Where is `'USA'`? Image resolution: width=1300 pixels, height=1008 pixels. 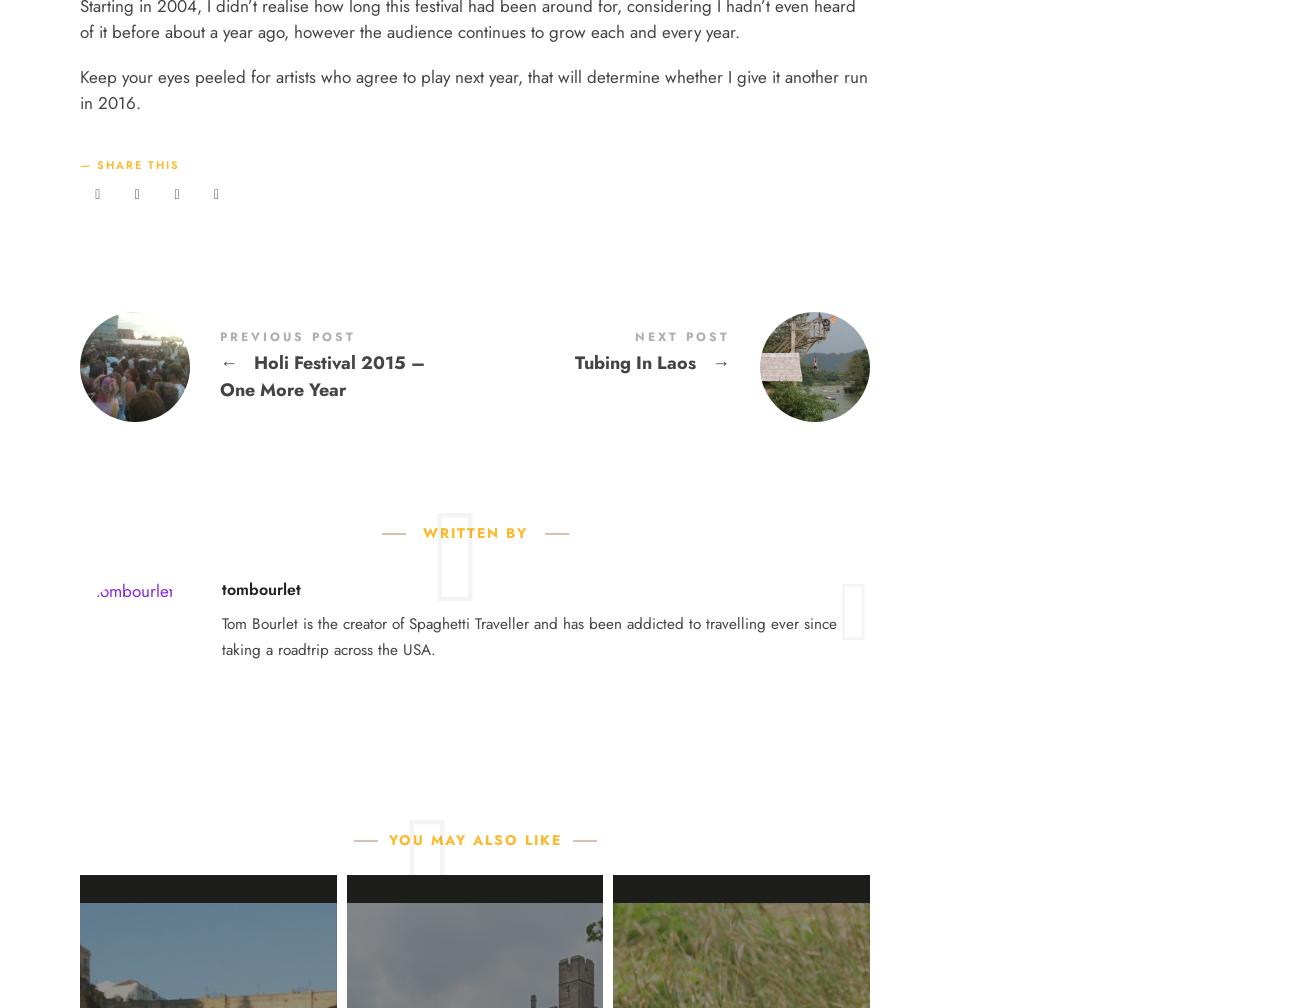 'USA' is located at coordinates (514, 227).